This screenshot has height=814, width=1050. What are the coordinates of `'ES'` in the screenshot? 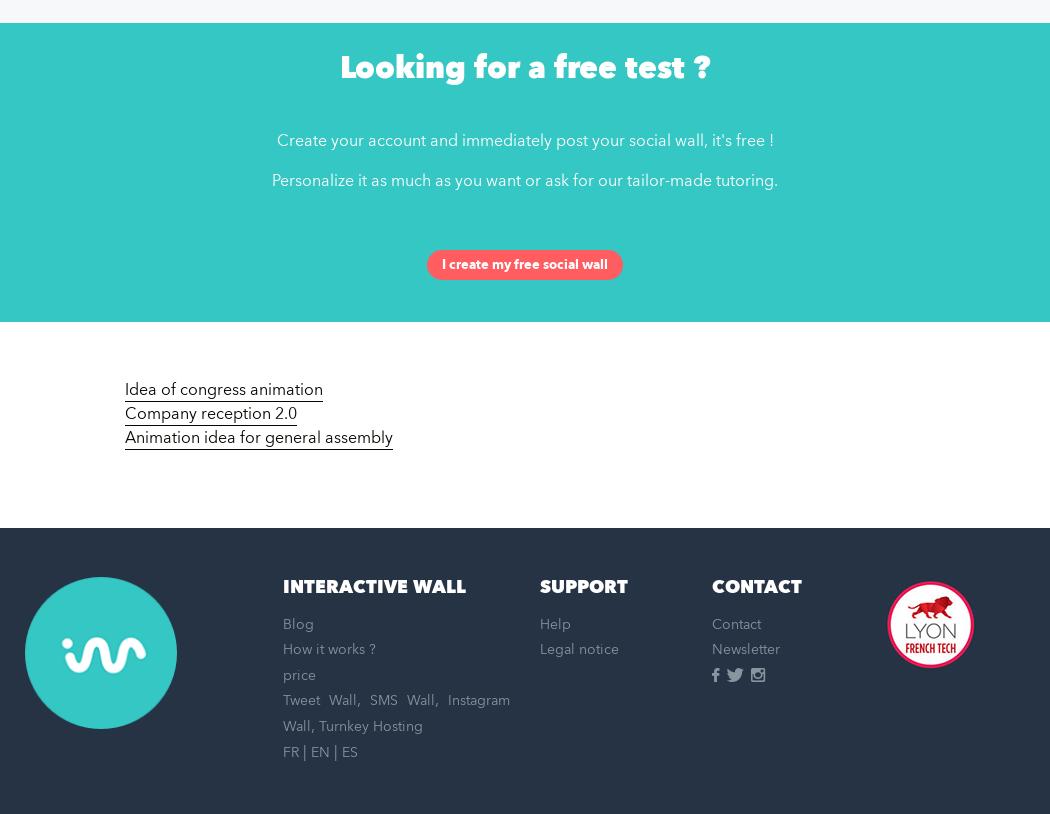 It's located at (348, 751).